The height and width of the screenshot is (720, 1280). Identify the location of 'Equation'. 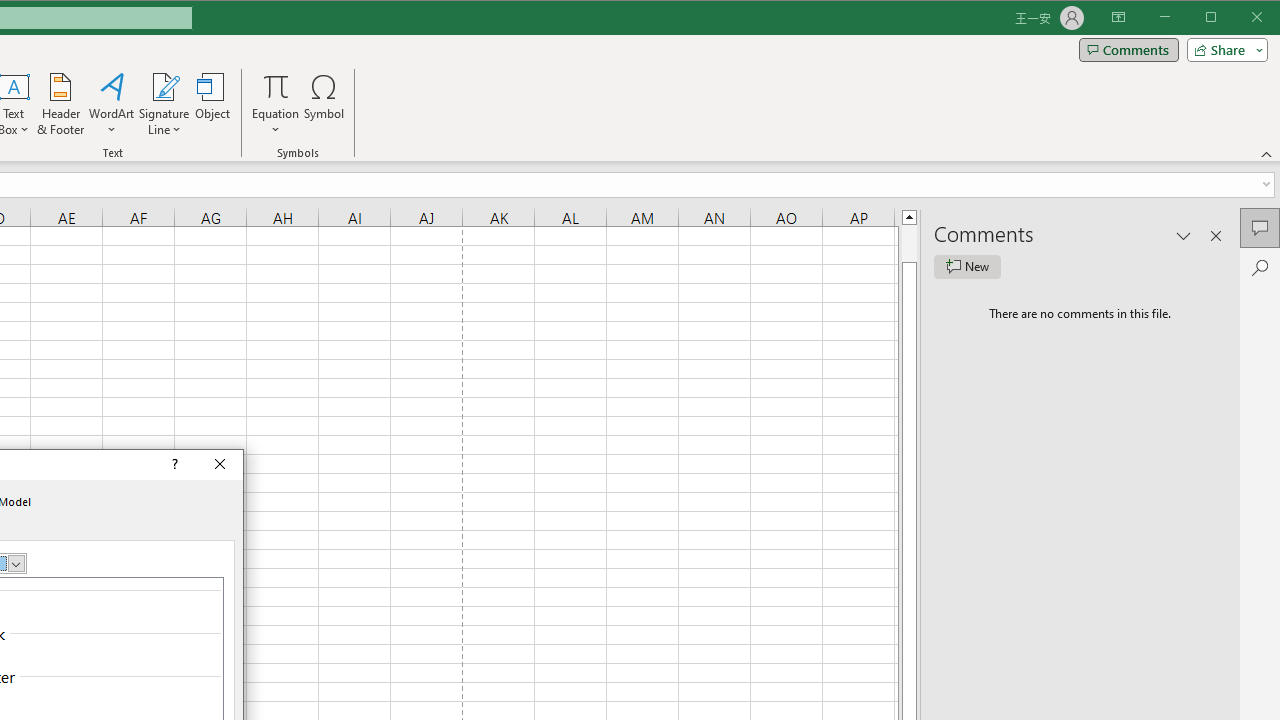
(274, 85).